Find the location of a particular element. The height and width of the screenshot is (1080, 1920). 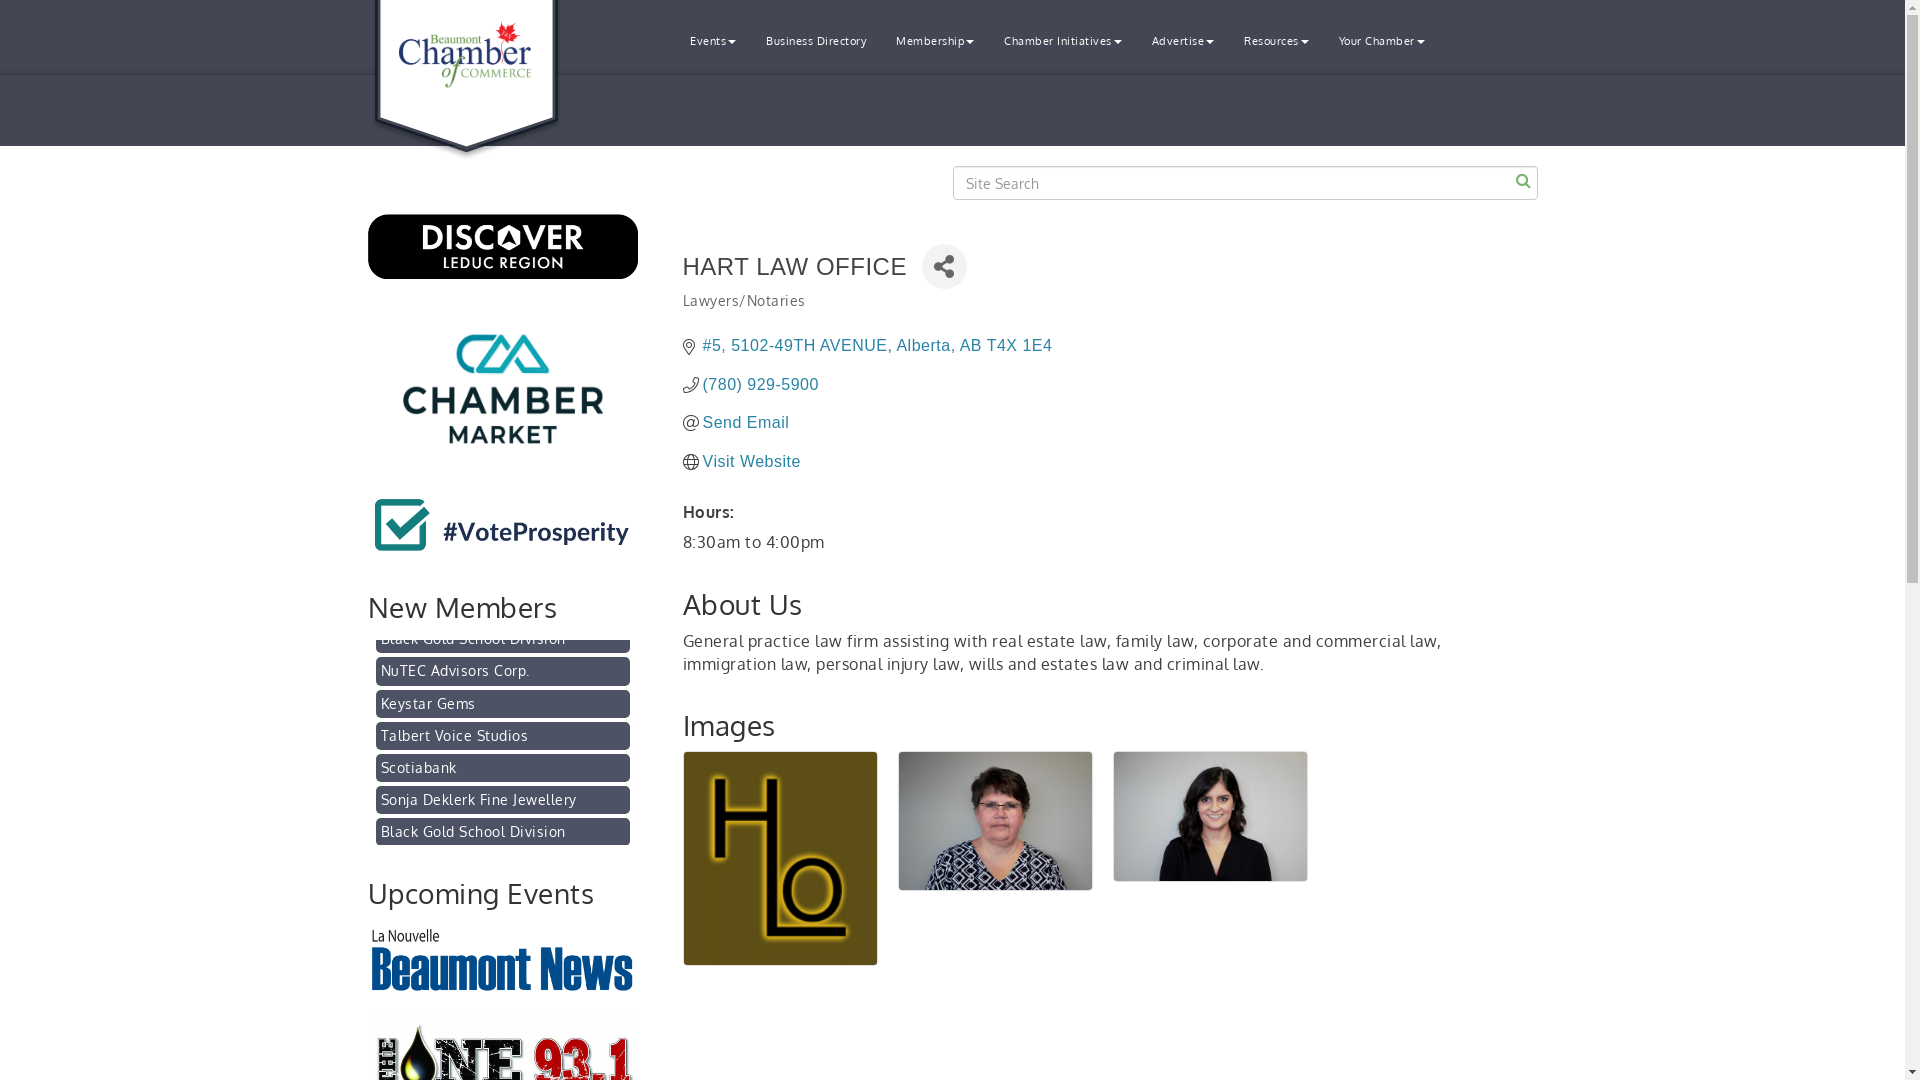

'Advertise' is located at coordinates (1182, 41).